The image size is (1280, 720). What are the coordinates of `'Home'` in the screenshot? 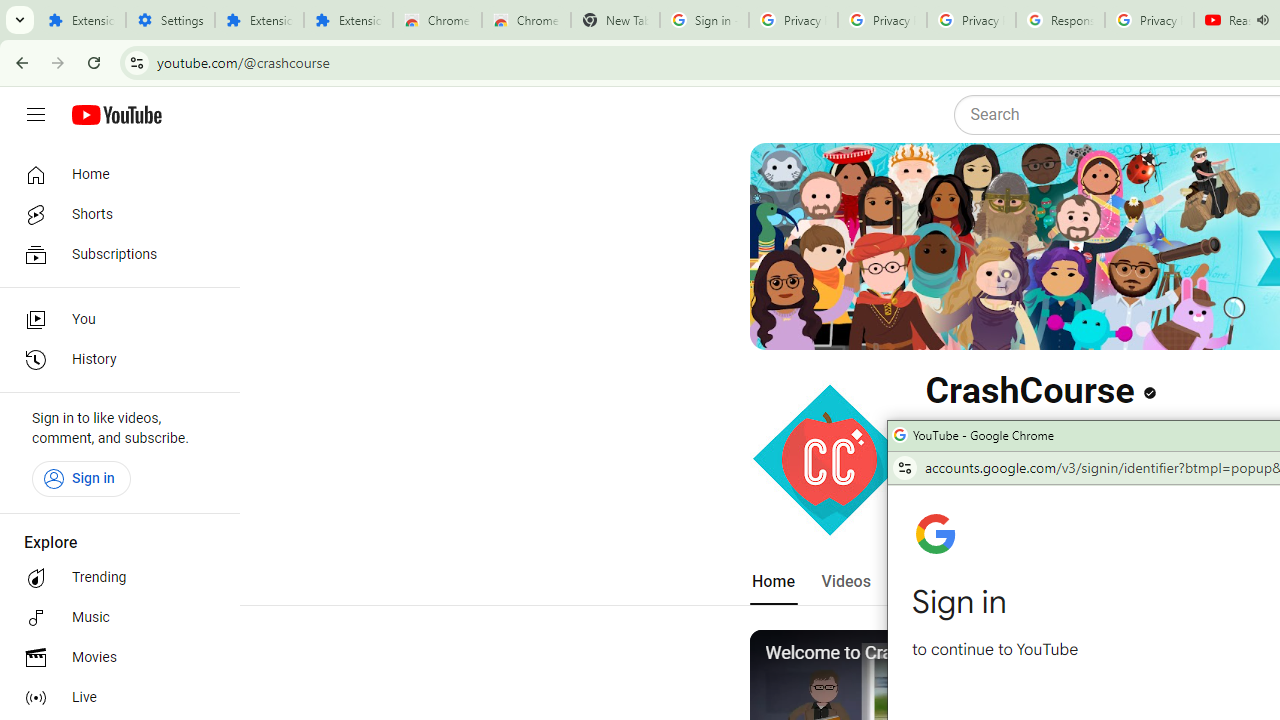 It's located at (112, 173).